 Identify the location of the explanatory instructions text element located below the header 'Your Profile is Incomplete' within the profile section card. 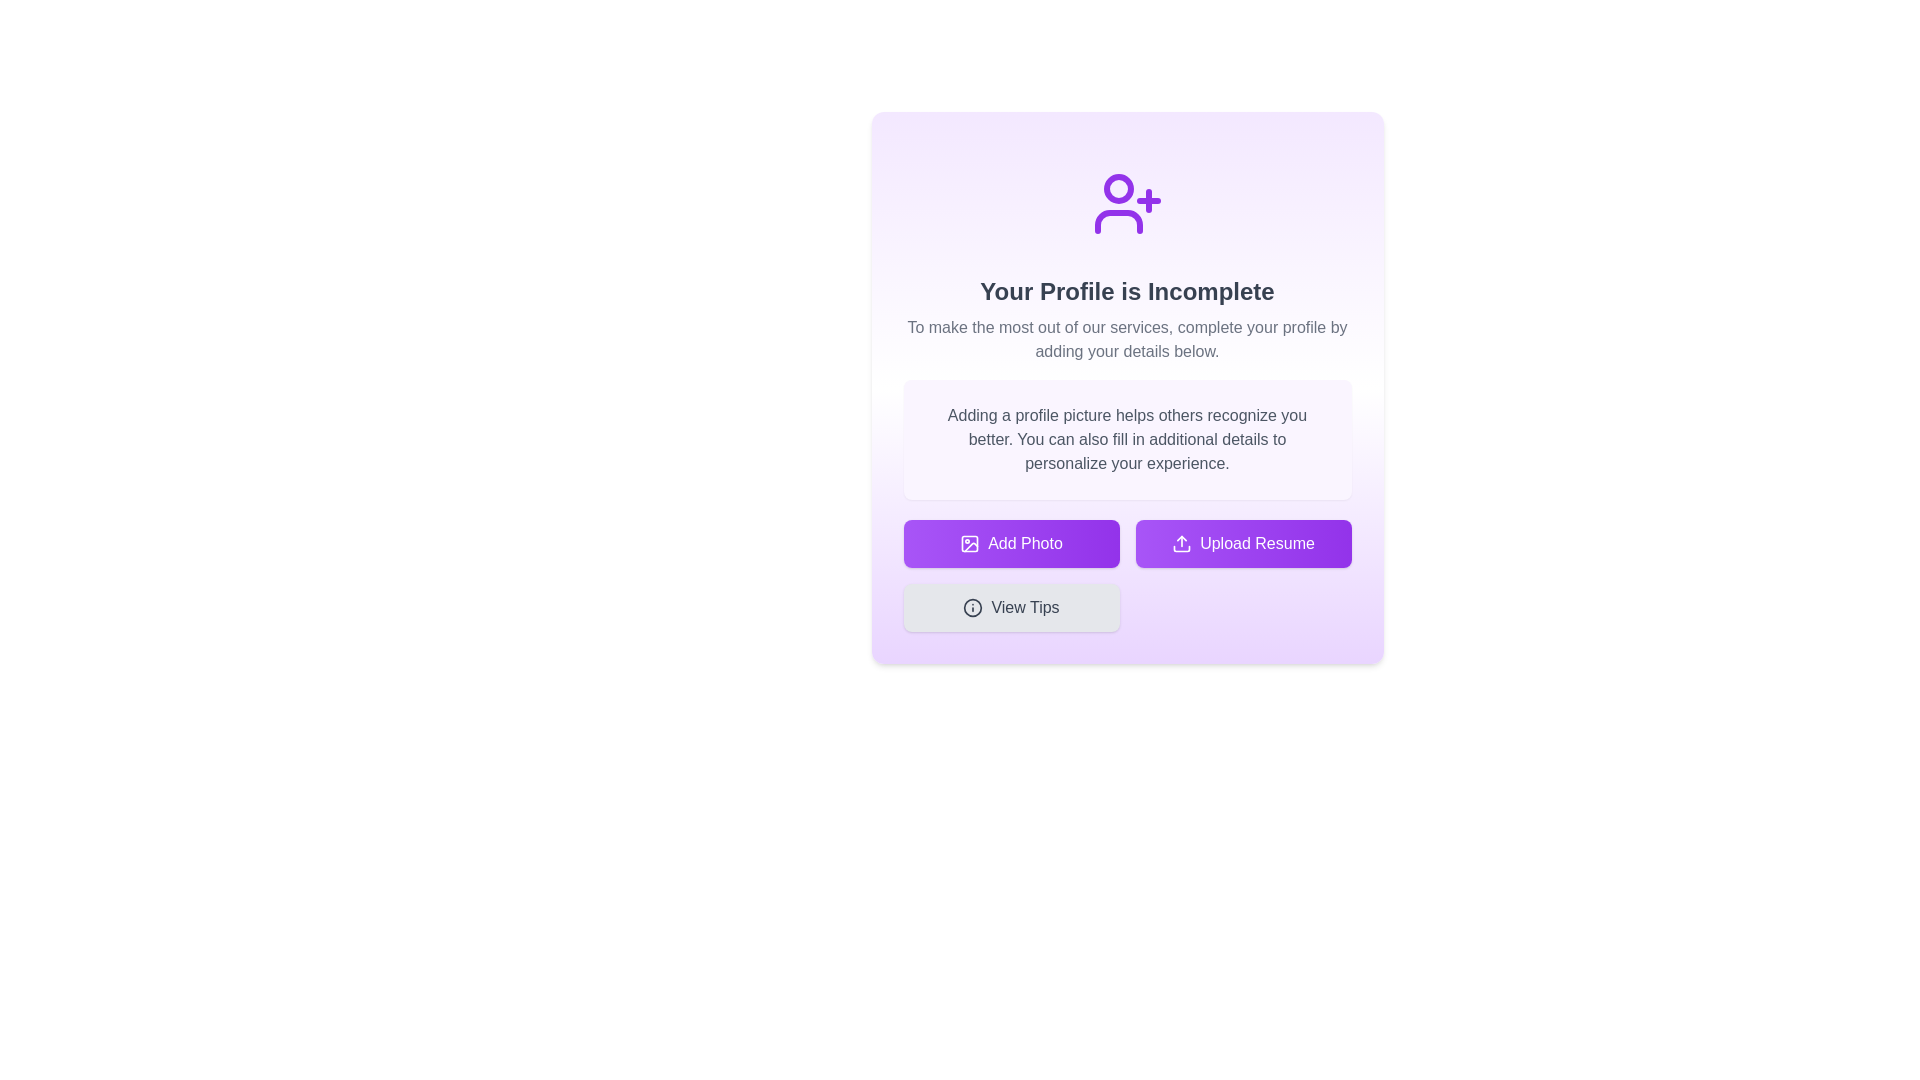
(1127, 338).